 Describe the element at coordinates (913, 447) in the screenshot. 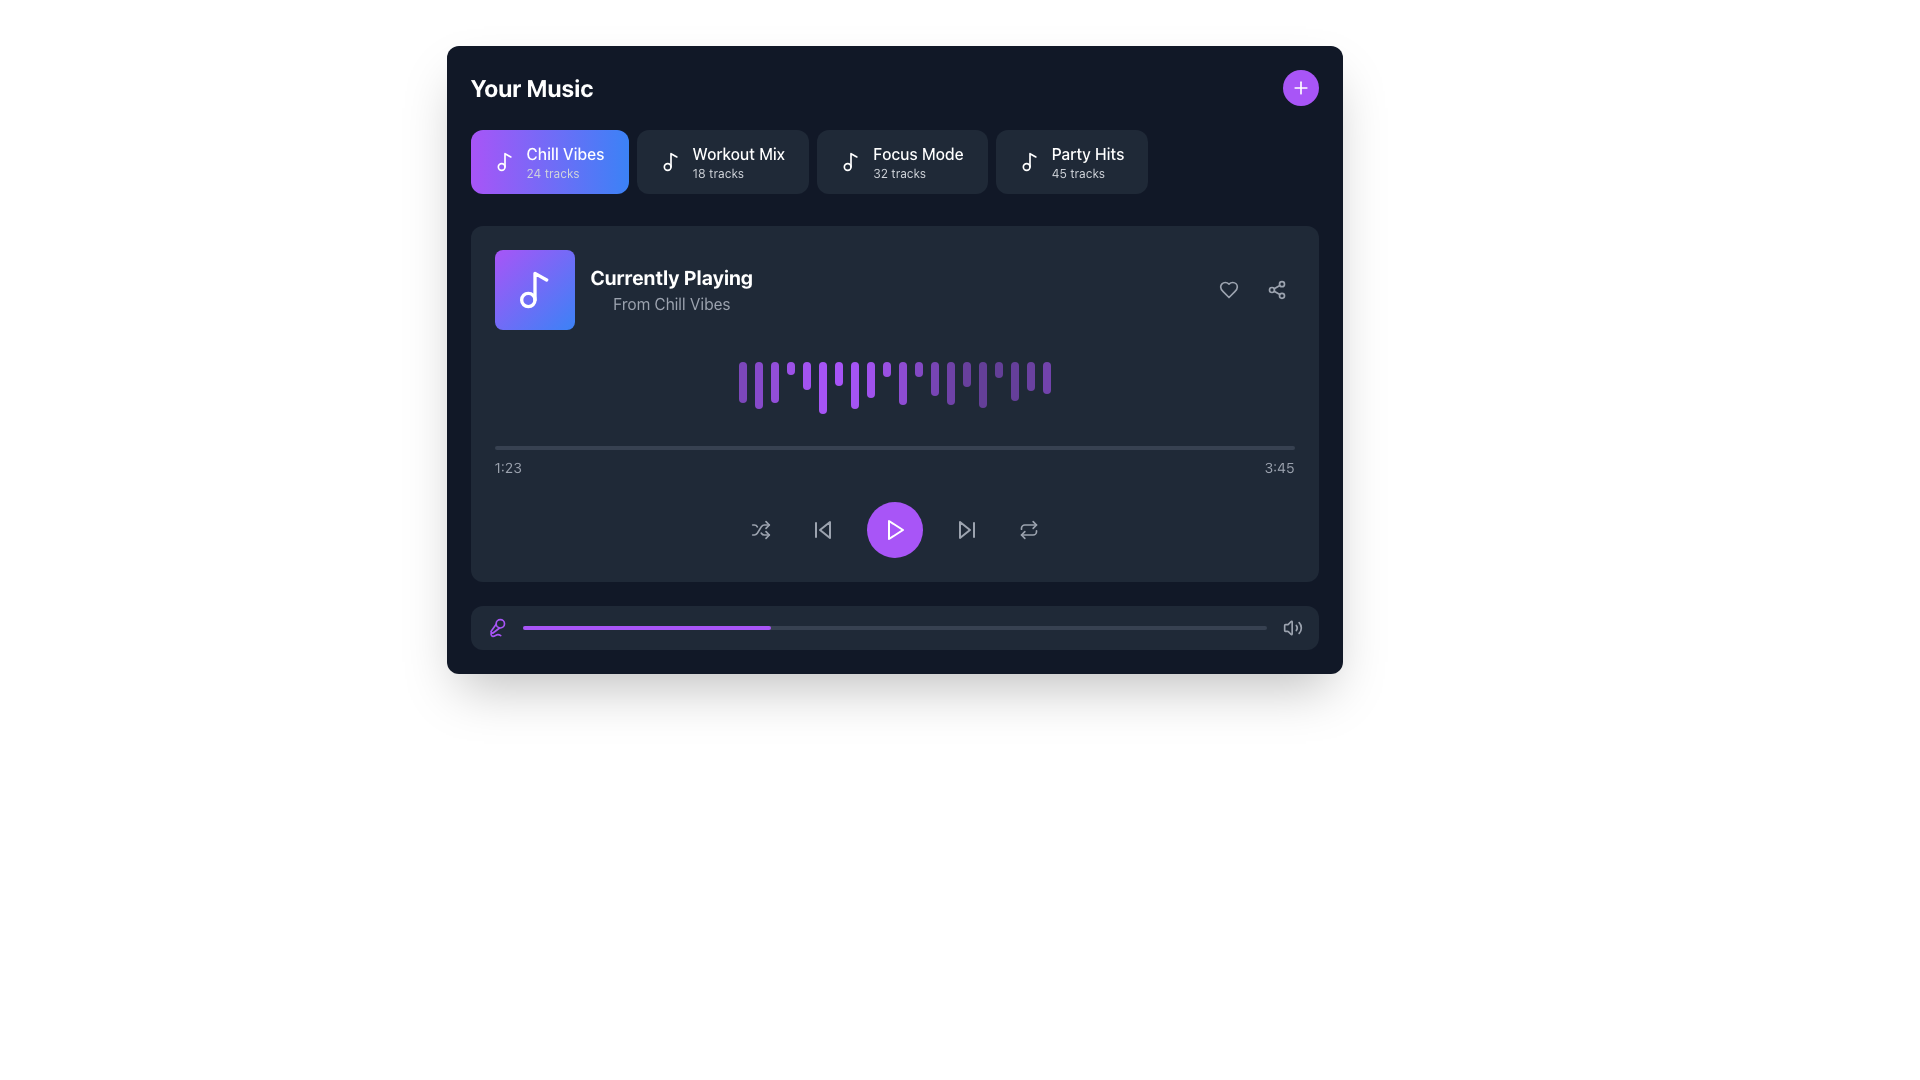

I see `playback time` at that location.